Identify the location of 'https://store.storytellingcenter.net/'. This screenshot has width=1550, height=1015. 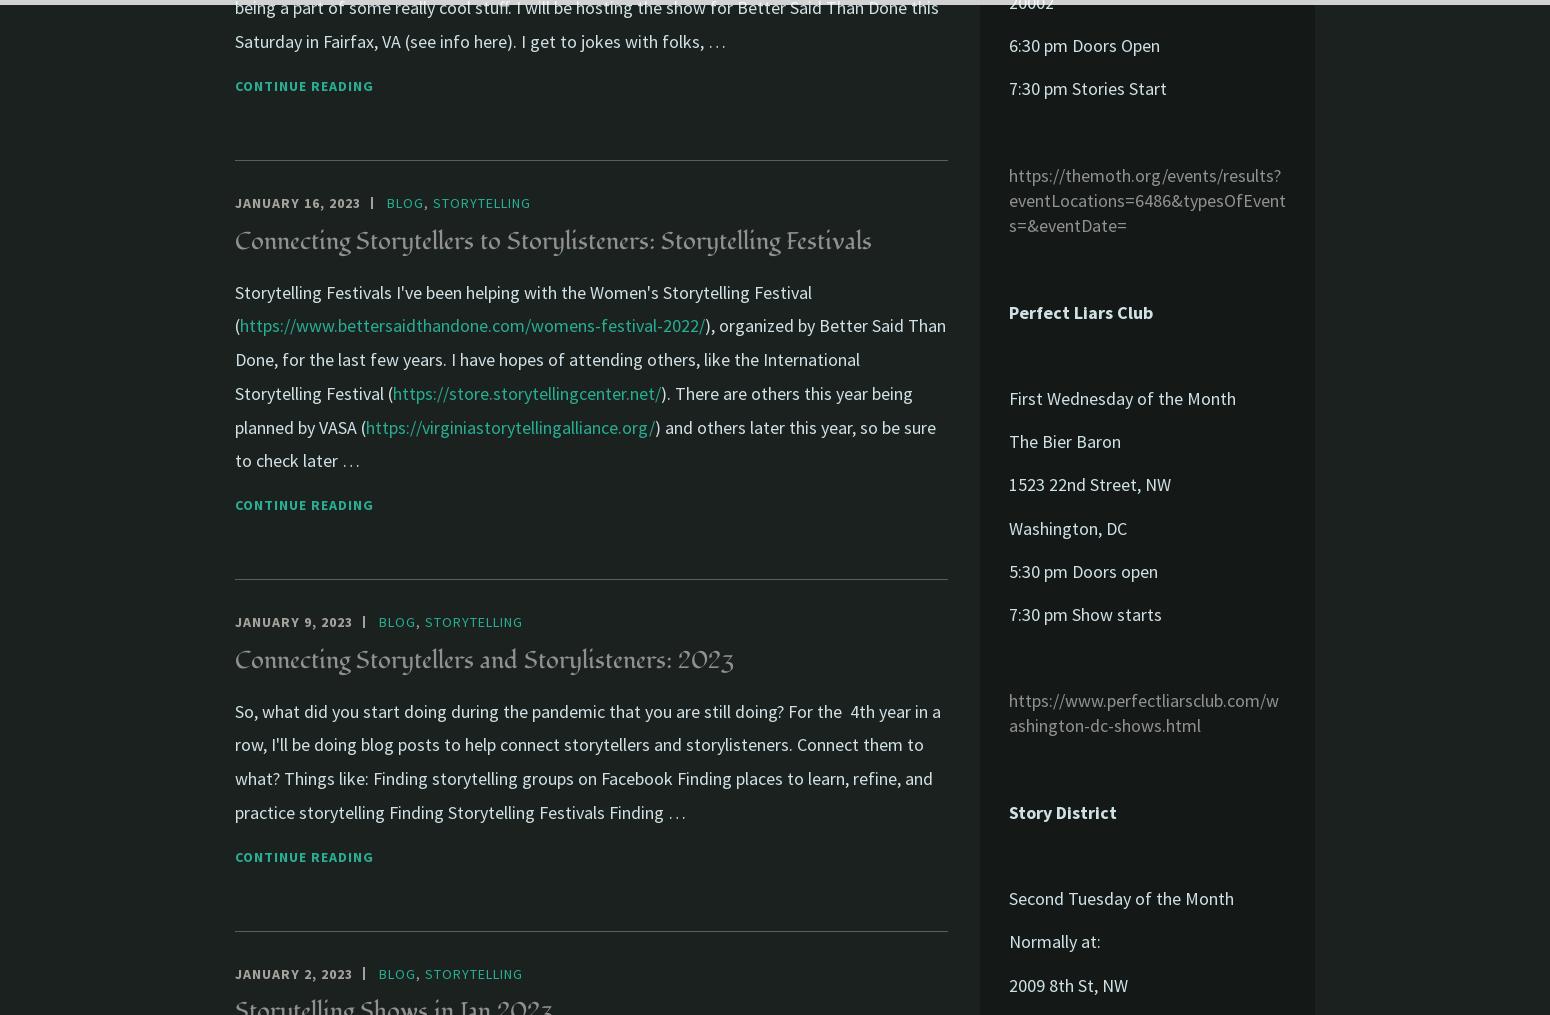
(526, 392).